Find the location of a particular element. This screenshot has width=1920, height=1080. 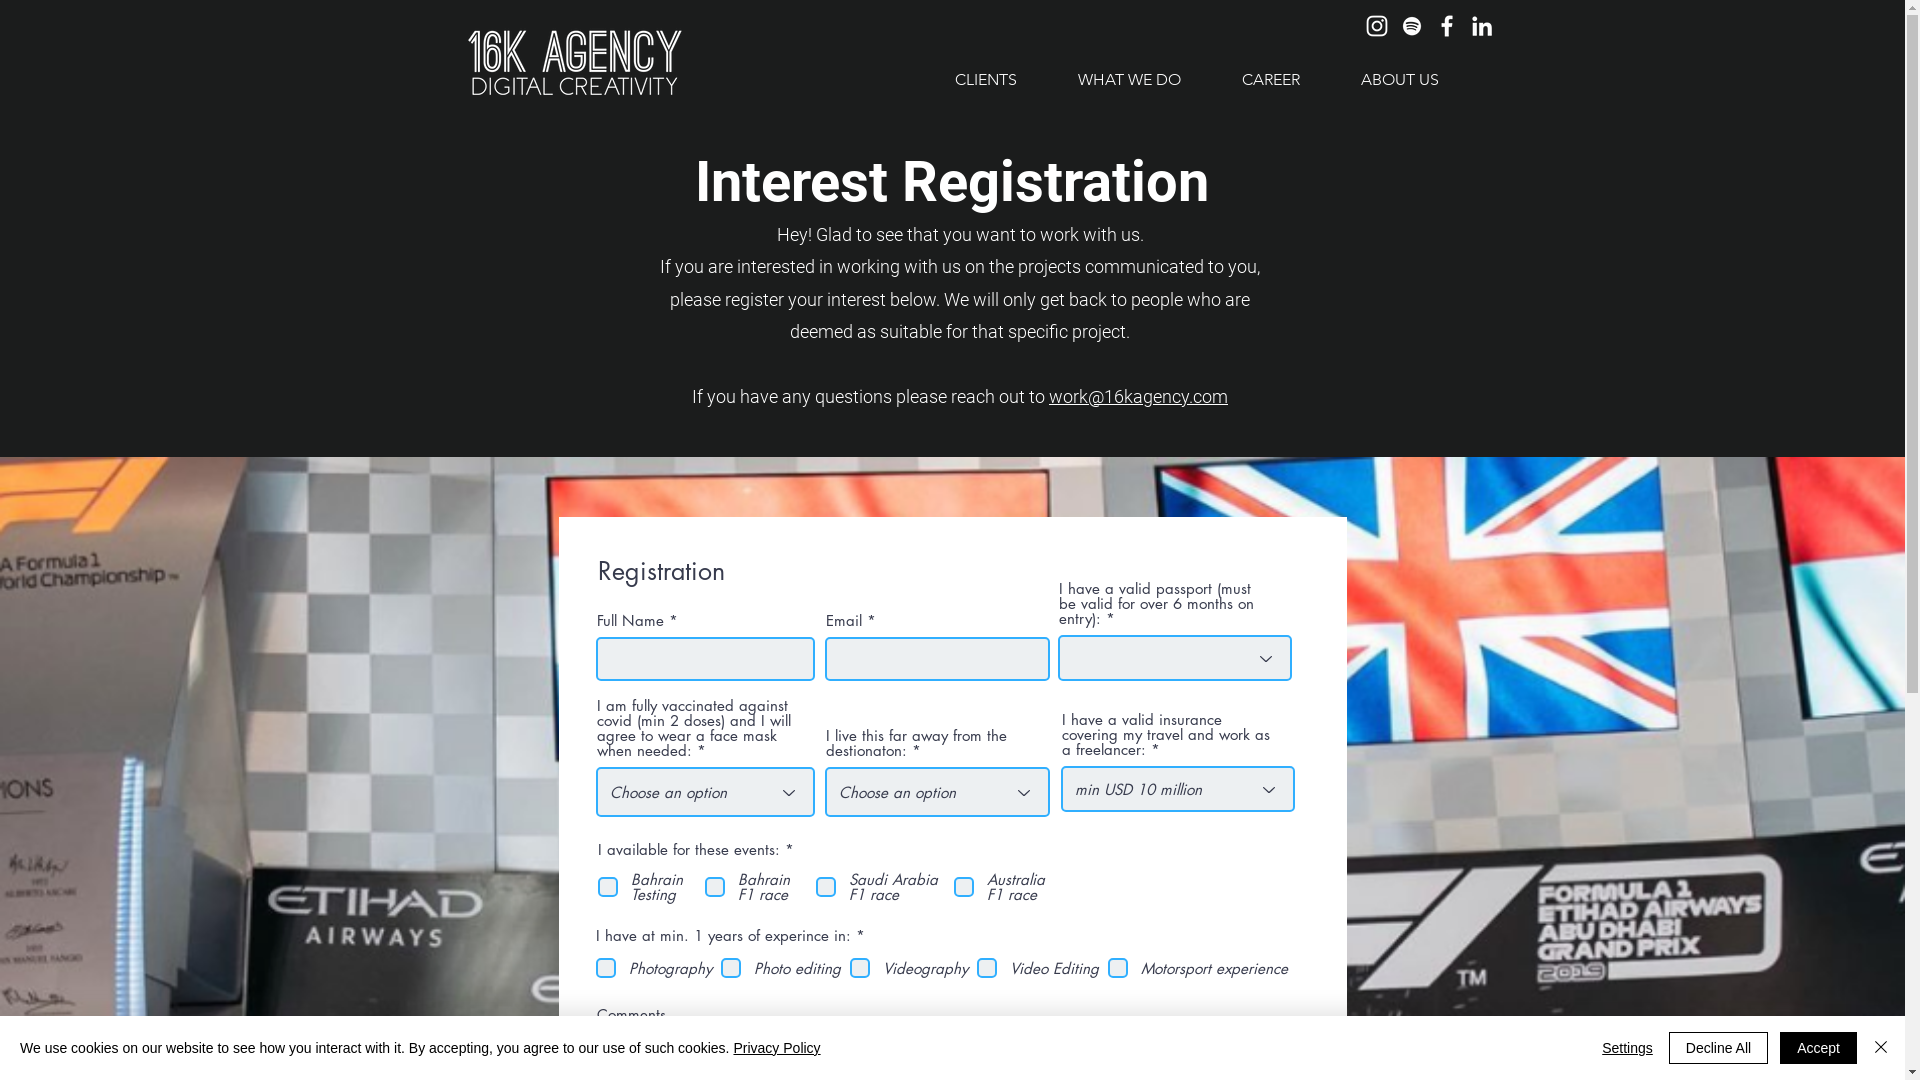

'ABOUT US' is located at coordinates (1398, 78).